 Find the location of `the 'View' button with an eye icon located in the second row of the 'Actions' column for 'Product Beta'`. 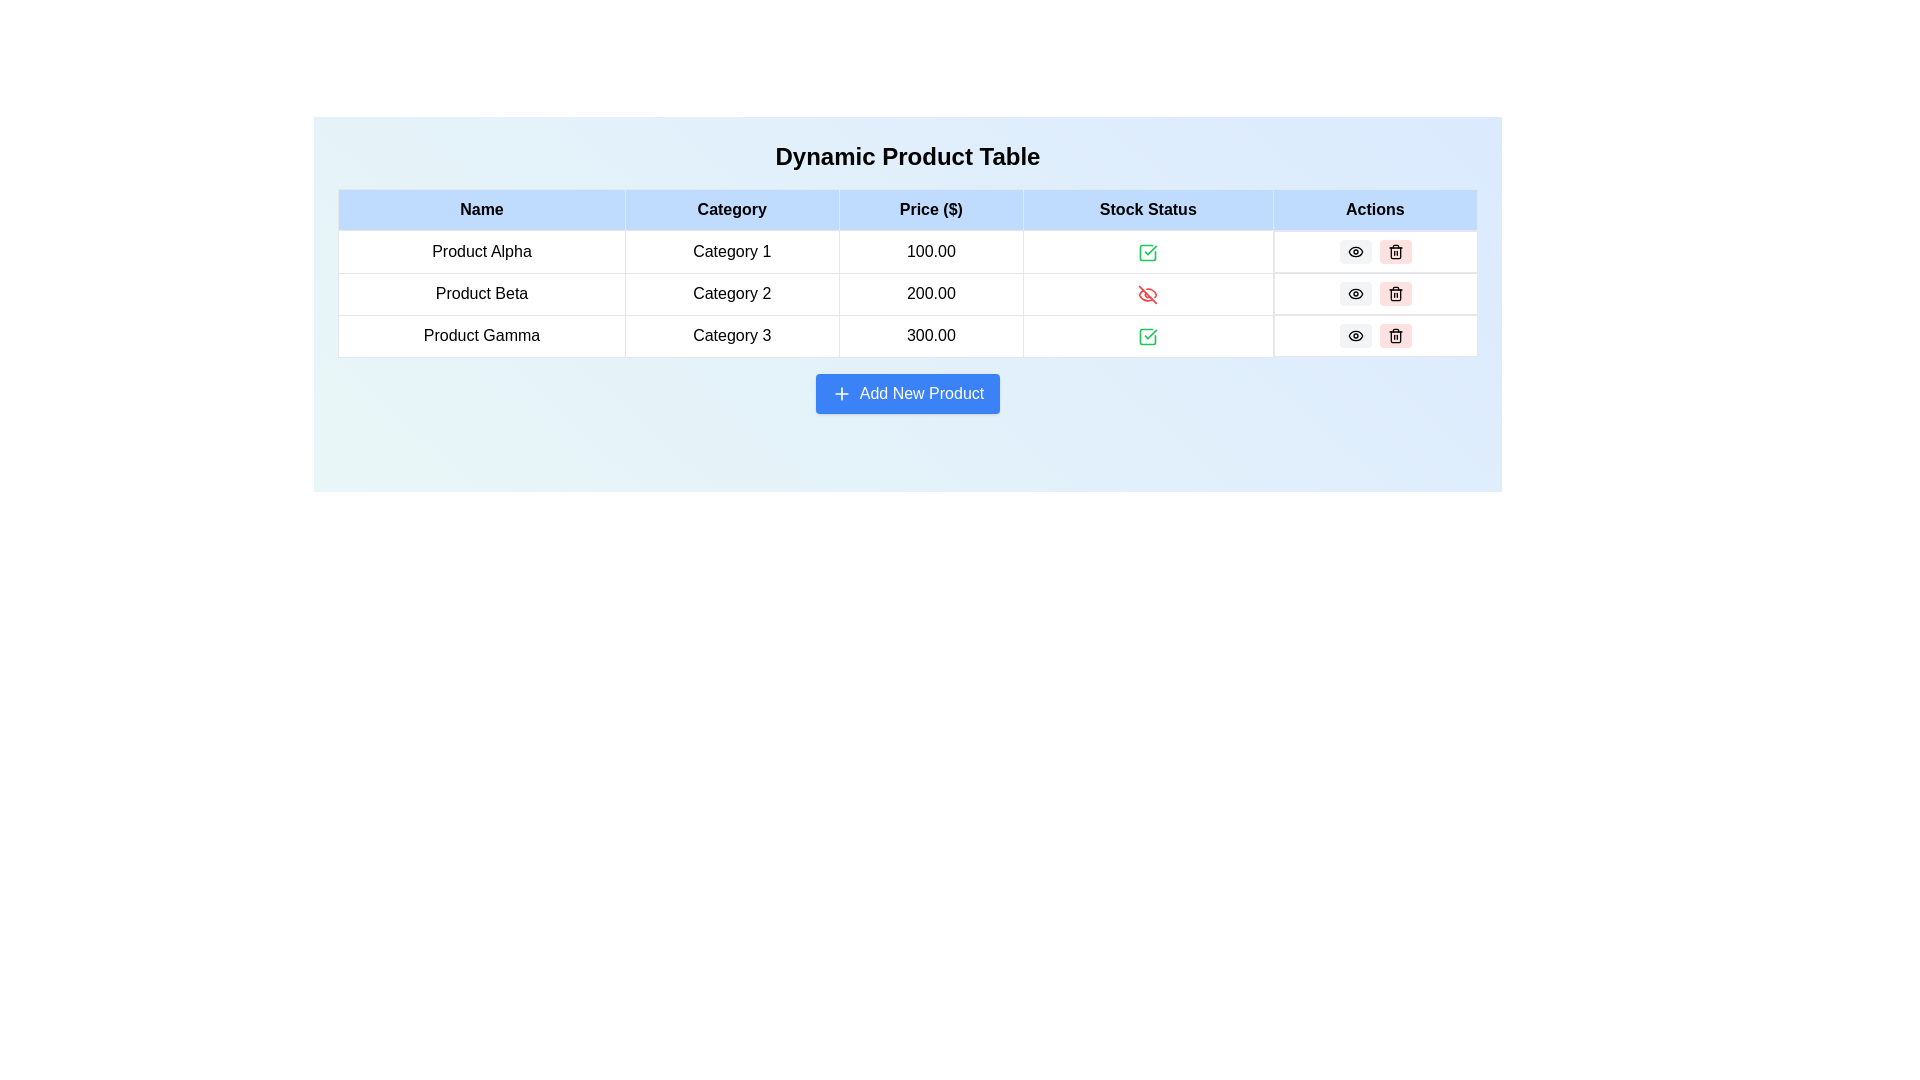

the 'View' button with an eye icon located in the second row of the 'Actions' column for 'Product Beta' is located at coordinates (1355, 293).